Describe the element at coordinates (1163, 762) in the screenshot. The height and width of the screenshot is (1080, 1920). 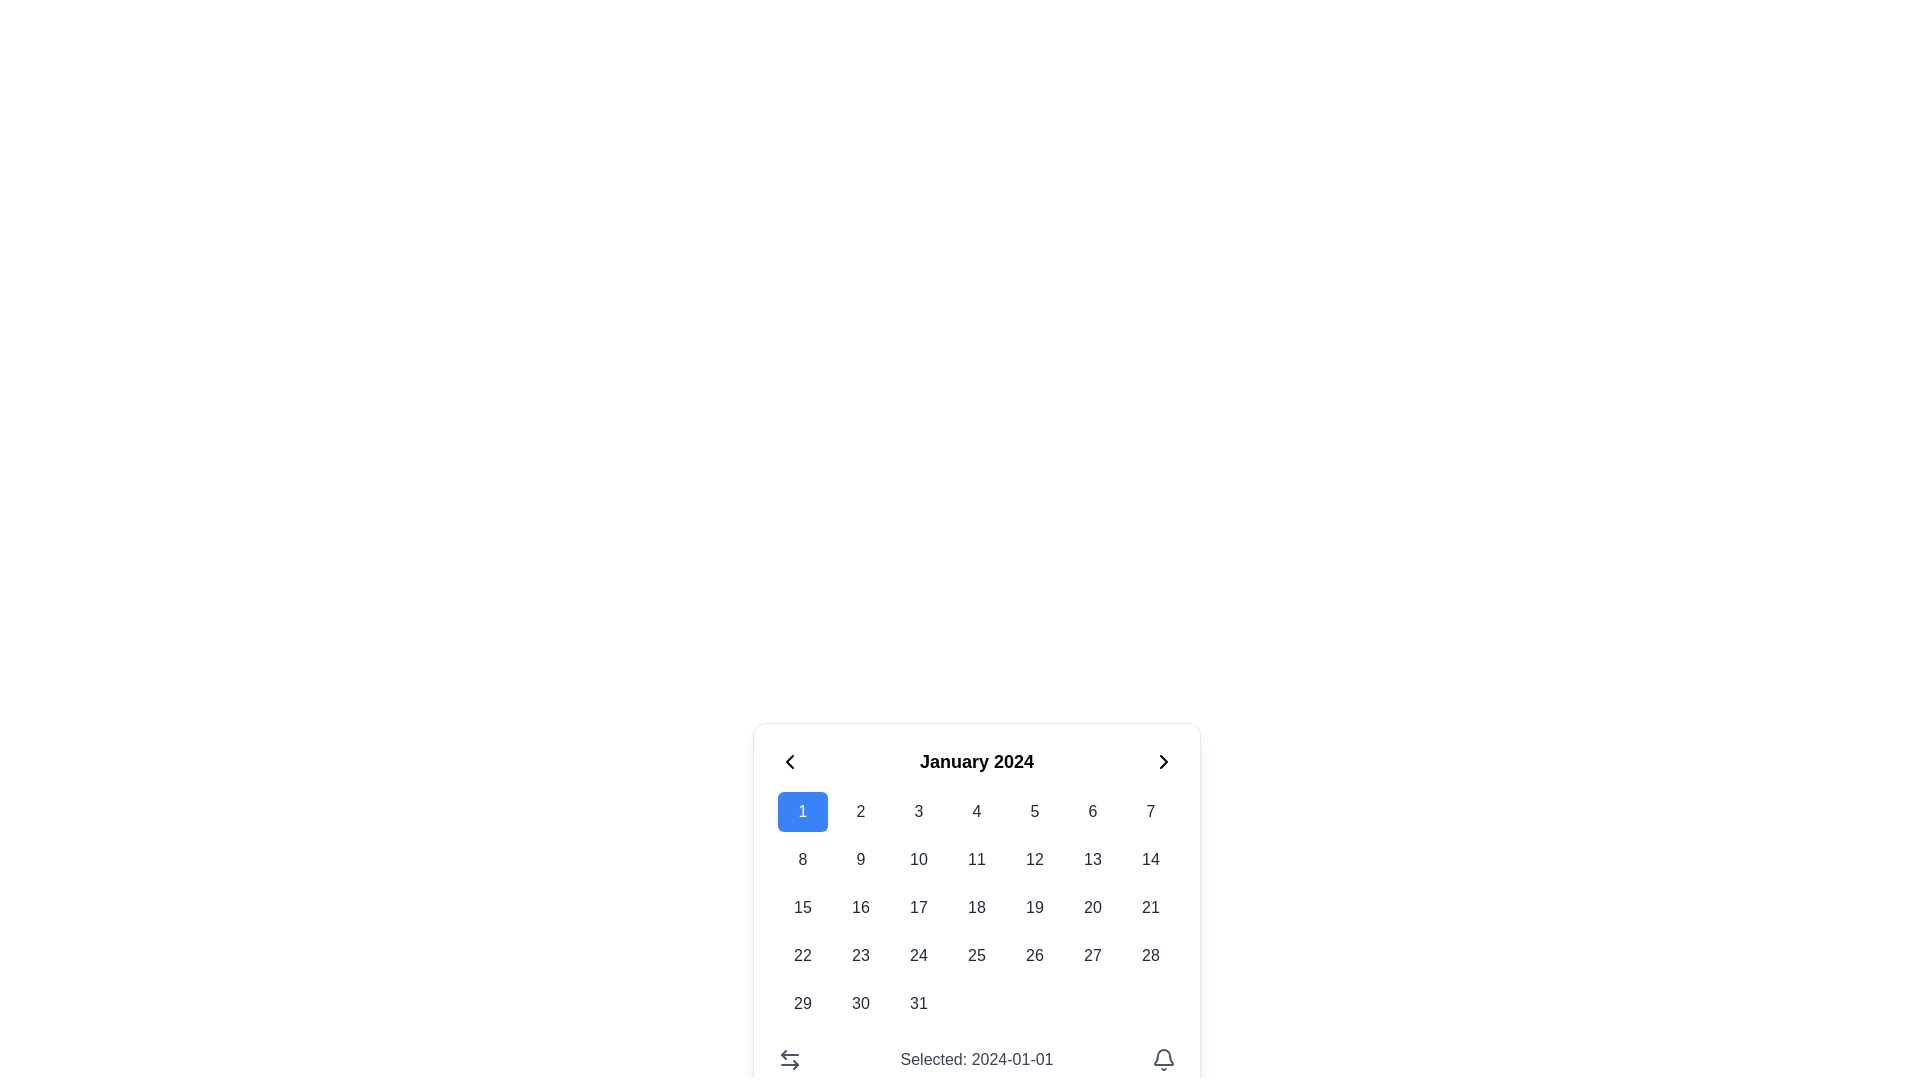
I see `the rightward-pointing chevron icon in the calendar interface located next to the 'January 2024' date label` at that location.